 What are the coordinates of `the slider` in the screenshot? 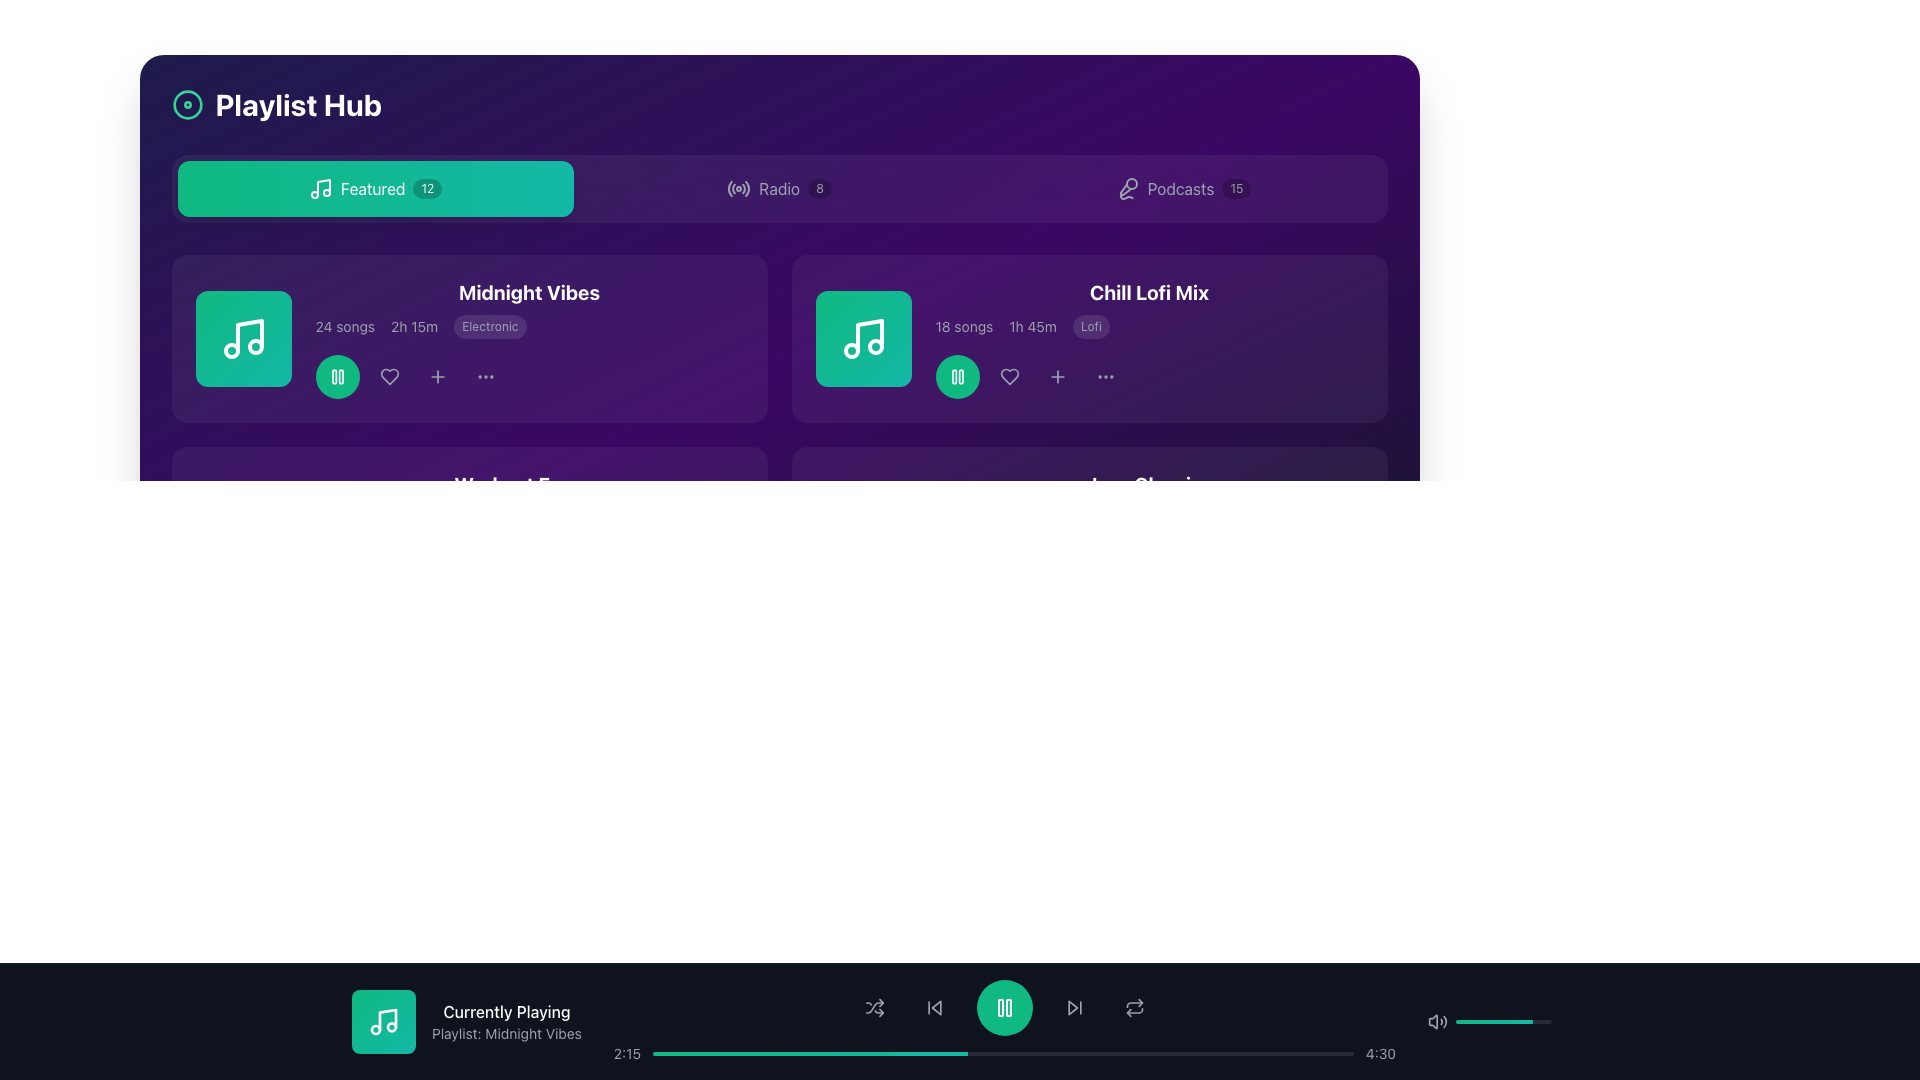 It's located at (1472, 1022).